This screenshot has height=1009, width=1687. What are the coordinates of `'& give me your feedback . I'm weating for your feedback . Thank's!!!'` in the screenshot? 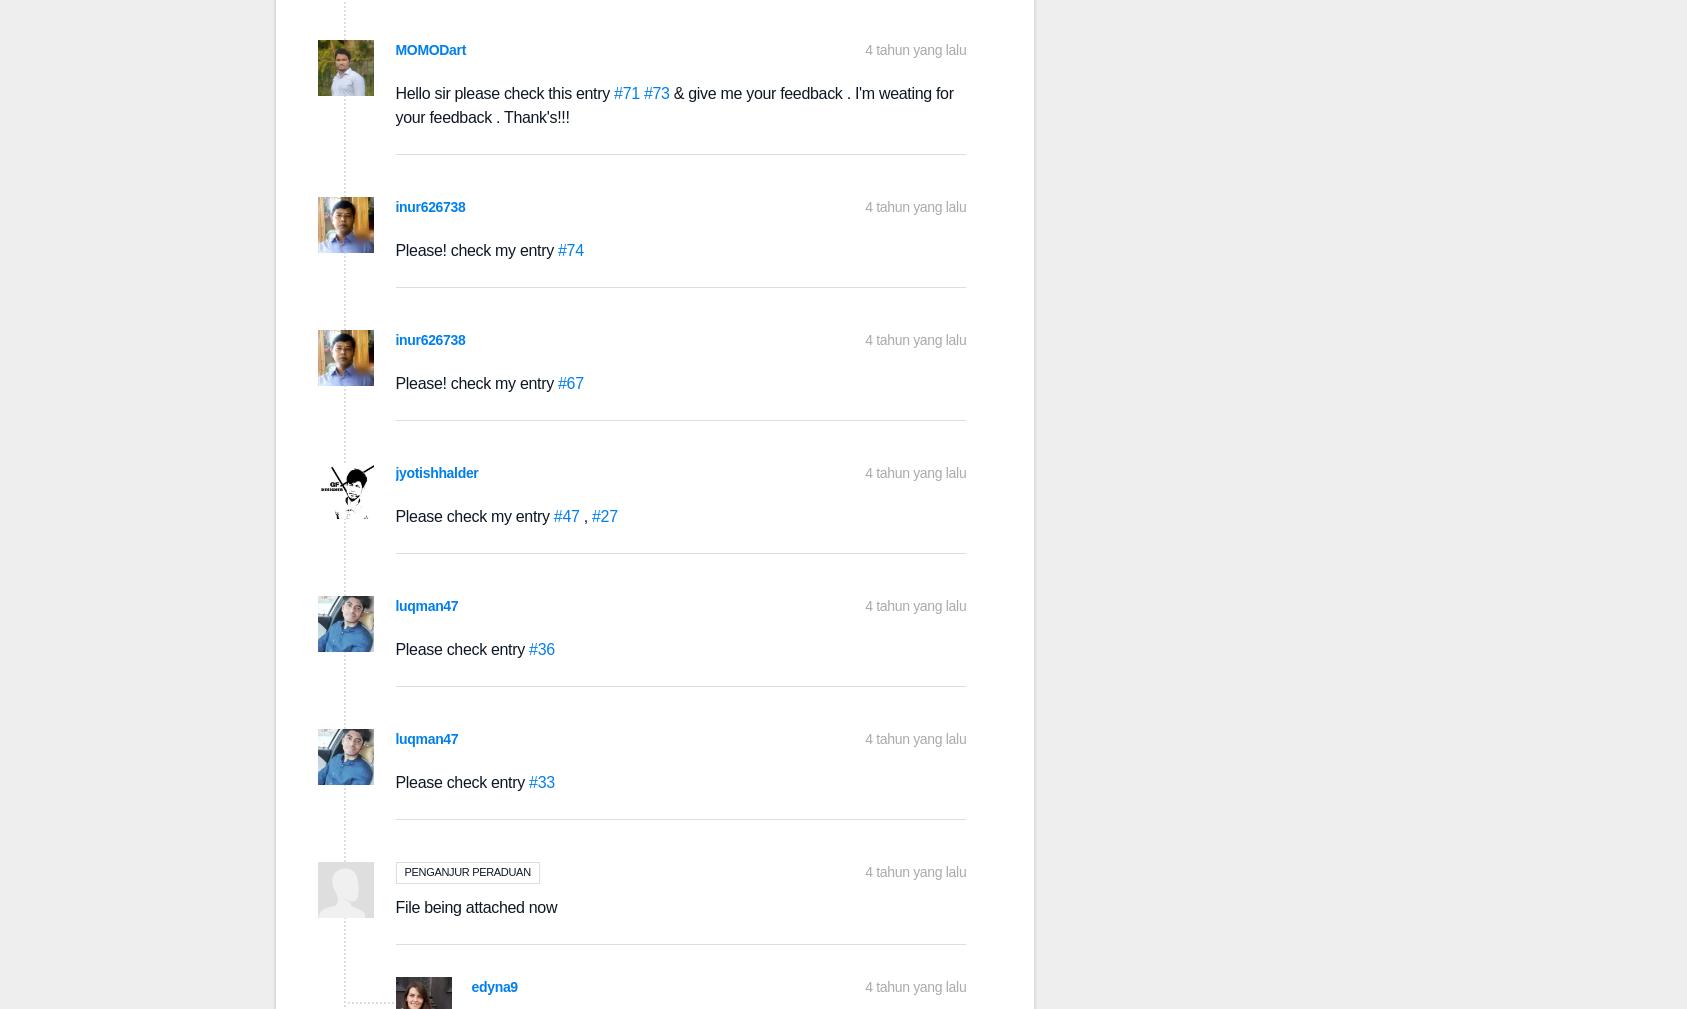 It's located at (673, 104).